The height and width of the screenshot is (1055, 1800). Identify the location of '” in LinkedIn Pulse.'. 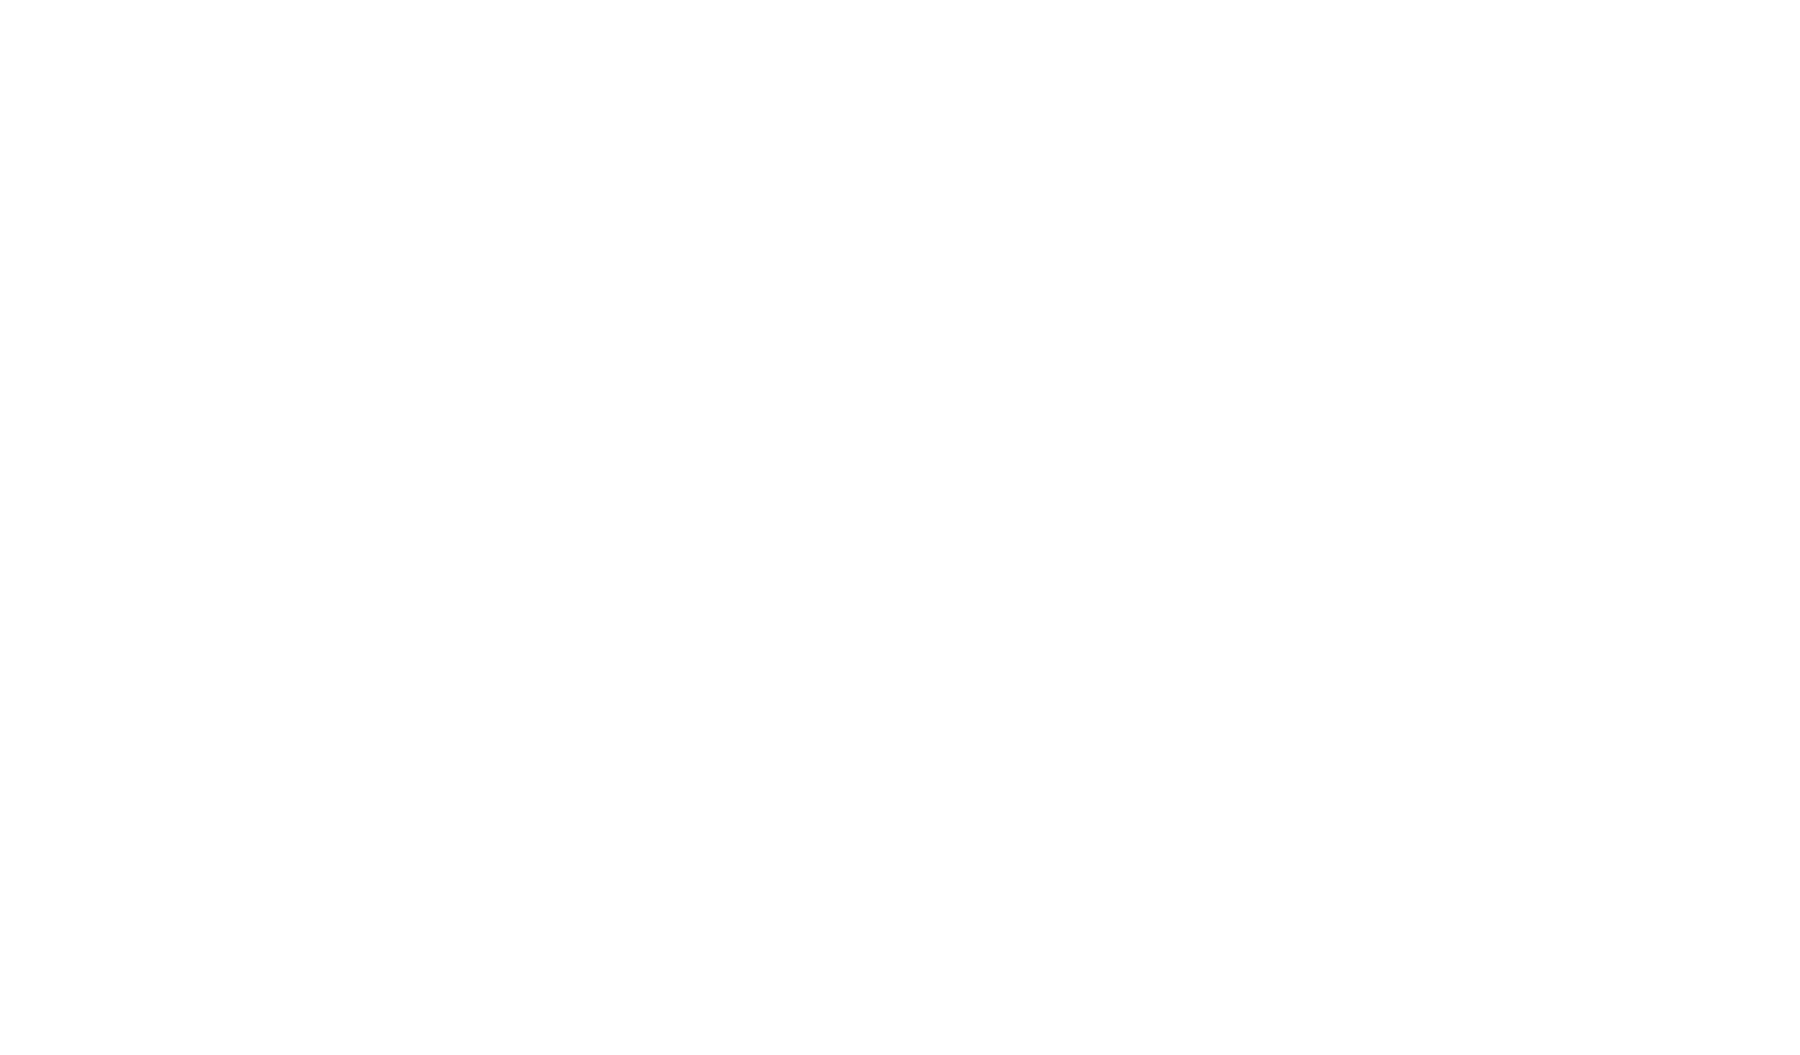
(428, 1020).